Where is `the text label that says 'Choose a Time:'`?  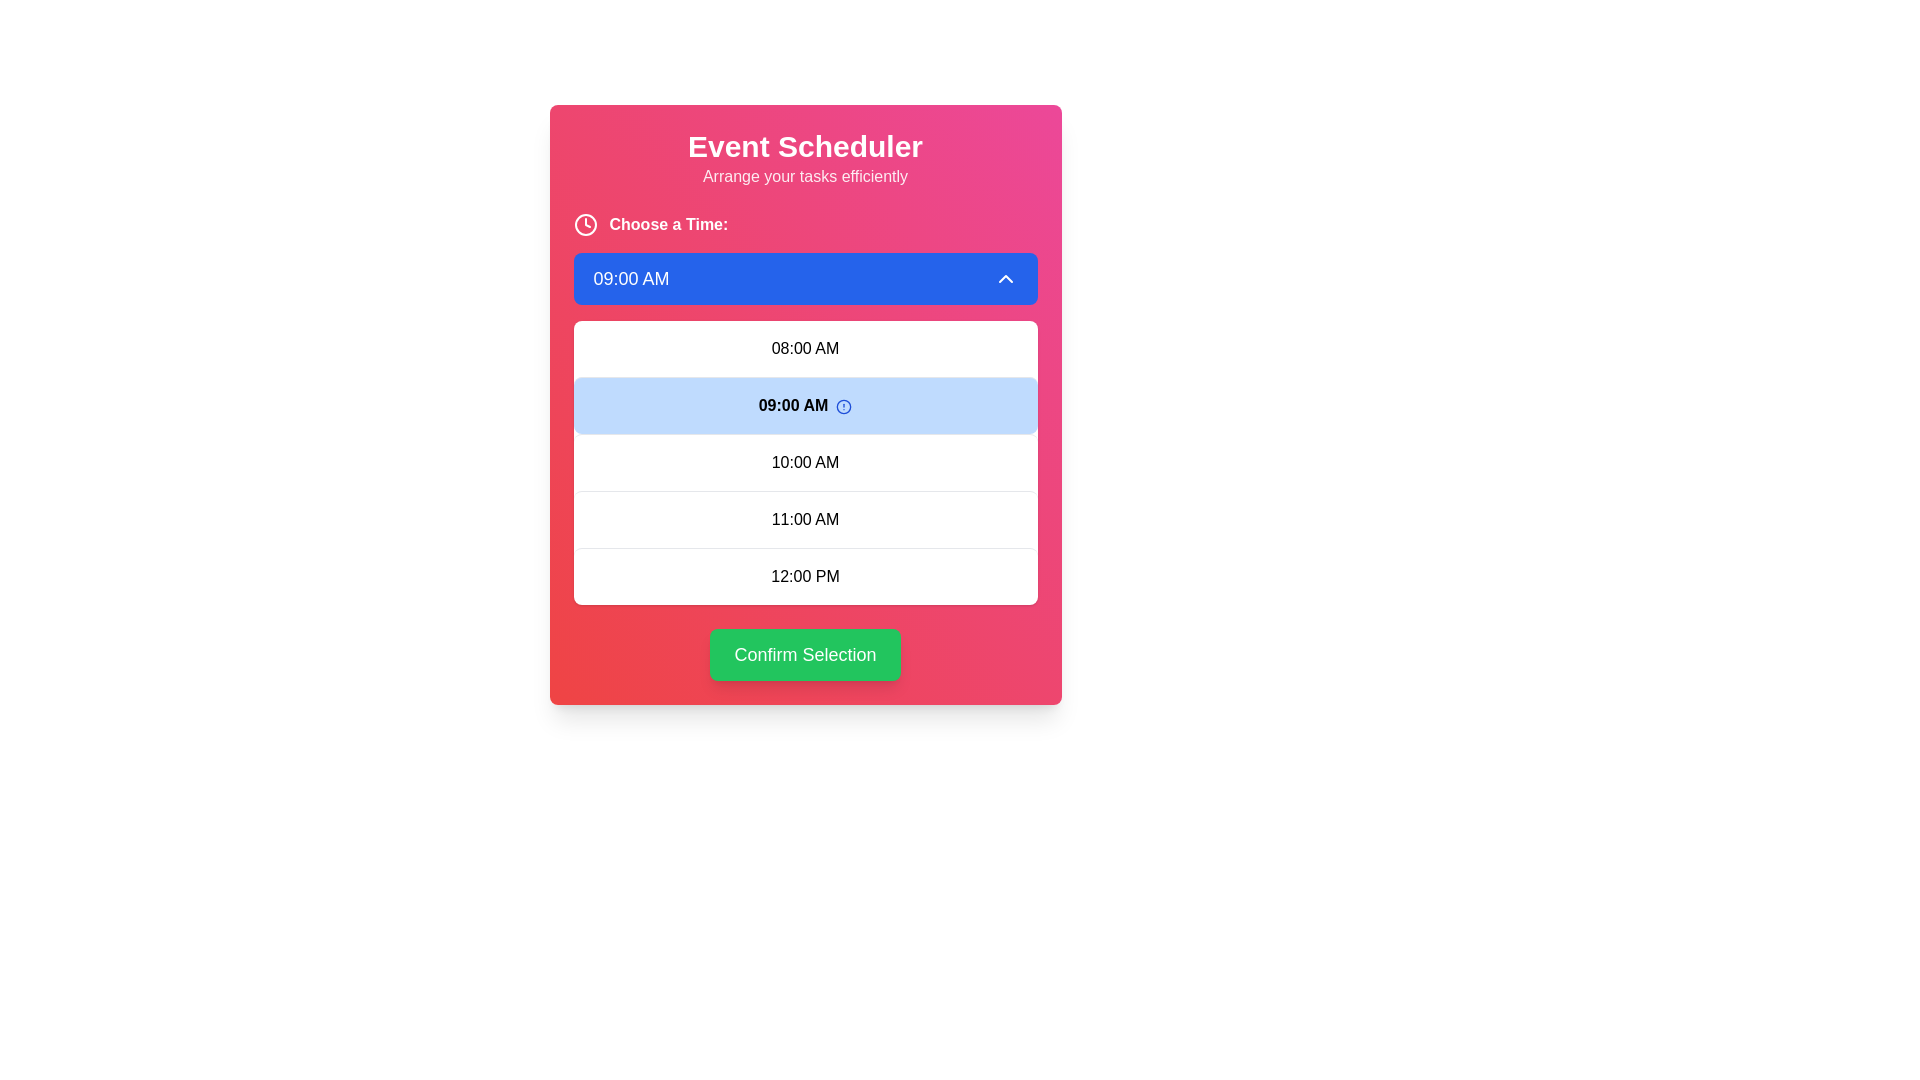
the text label that says 'Choose a Time:' is located at coordinates (668, 224).